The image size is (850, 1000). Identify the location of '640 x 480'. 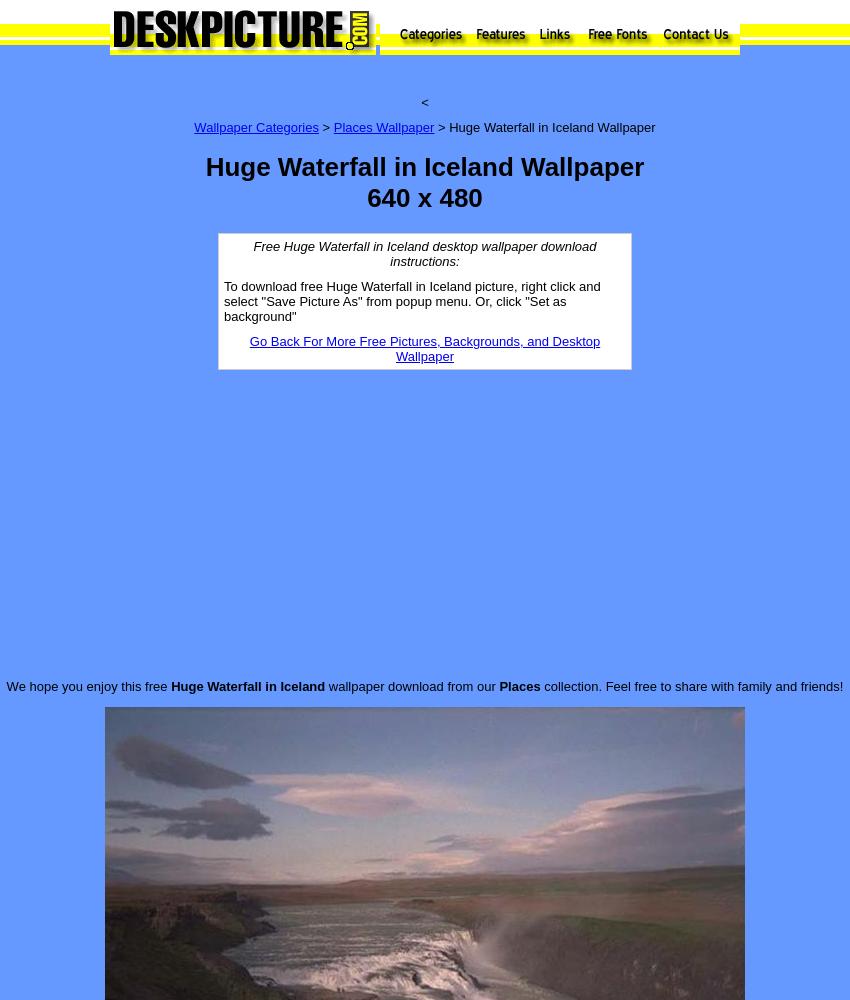
(366, 197).